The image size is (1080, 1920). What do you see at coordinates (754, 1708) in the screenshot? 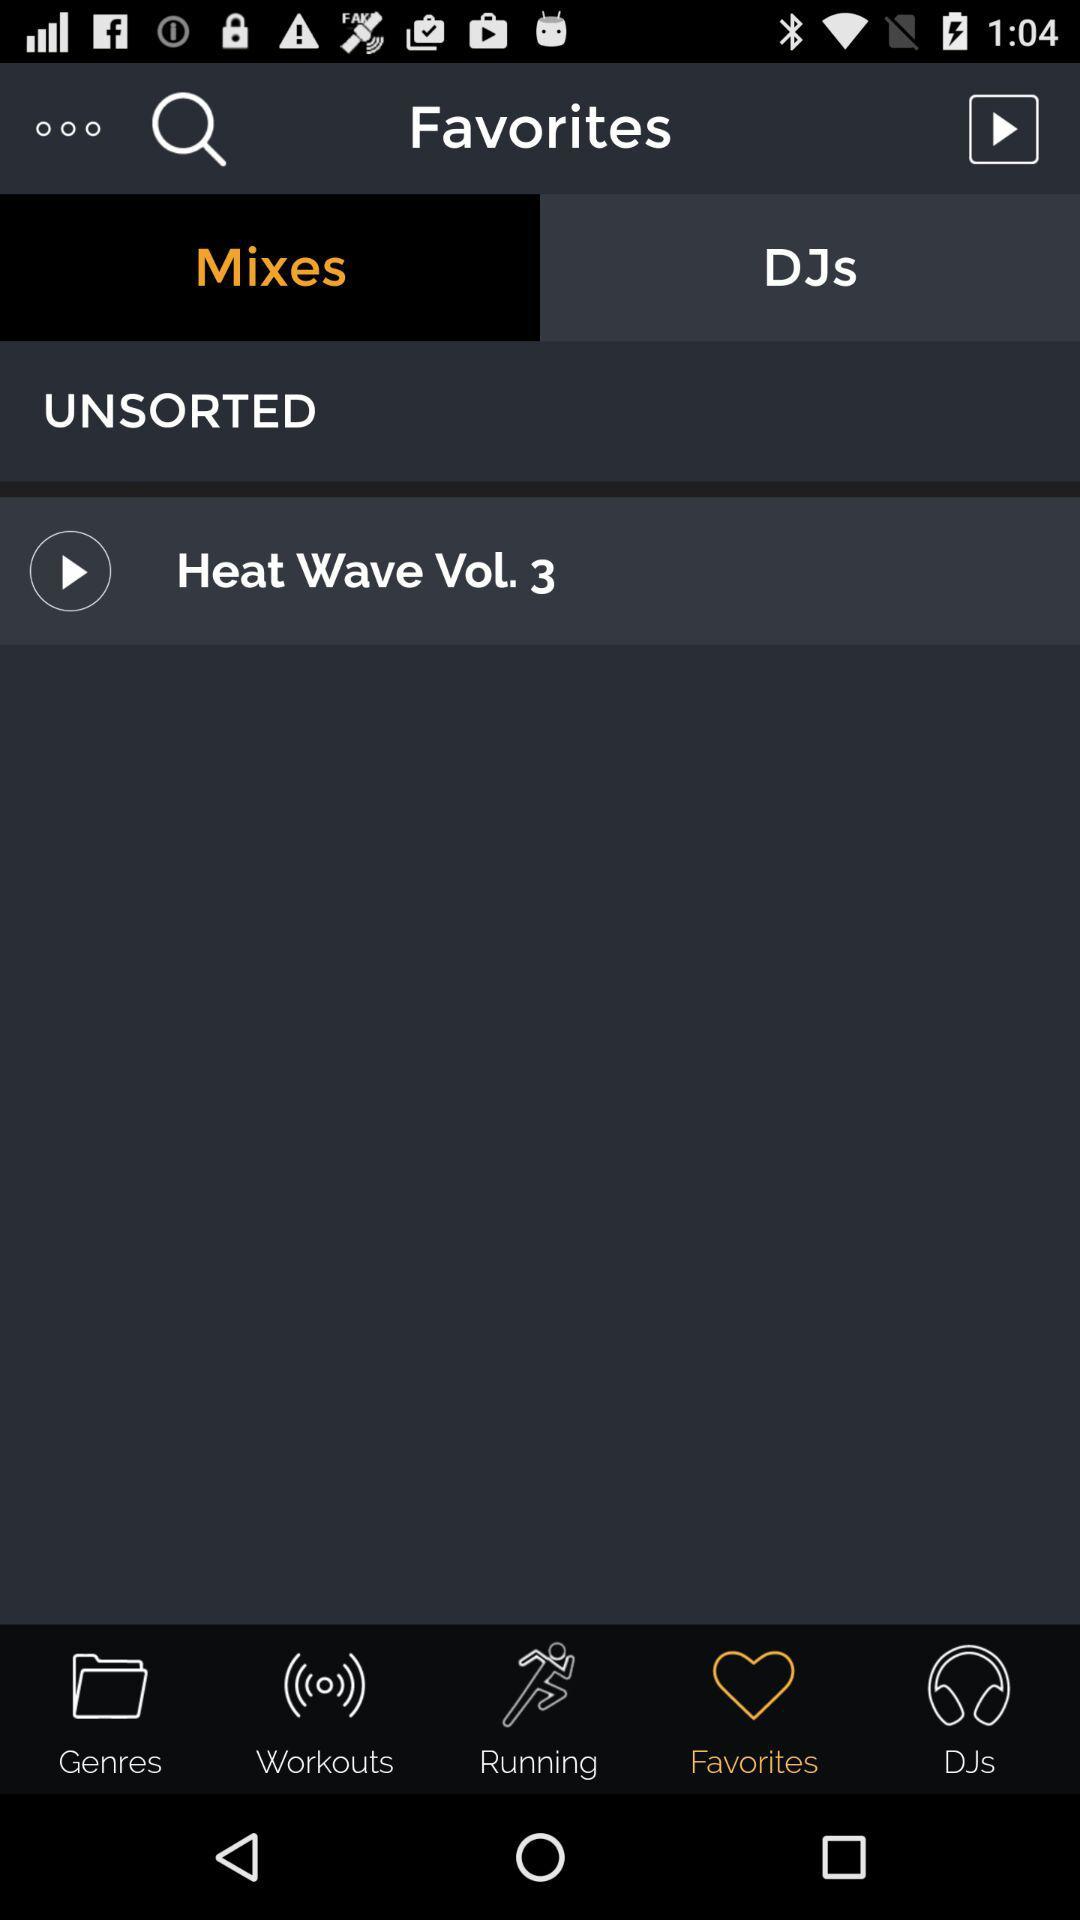
I see `the option favorites positioned left to djs` at bounding box center [754, 1708].